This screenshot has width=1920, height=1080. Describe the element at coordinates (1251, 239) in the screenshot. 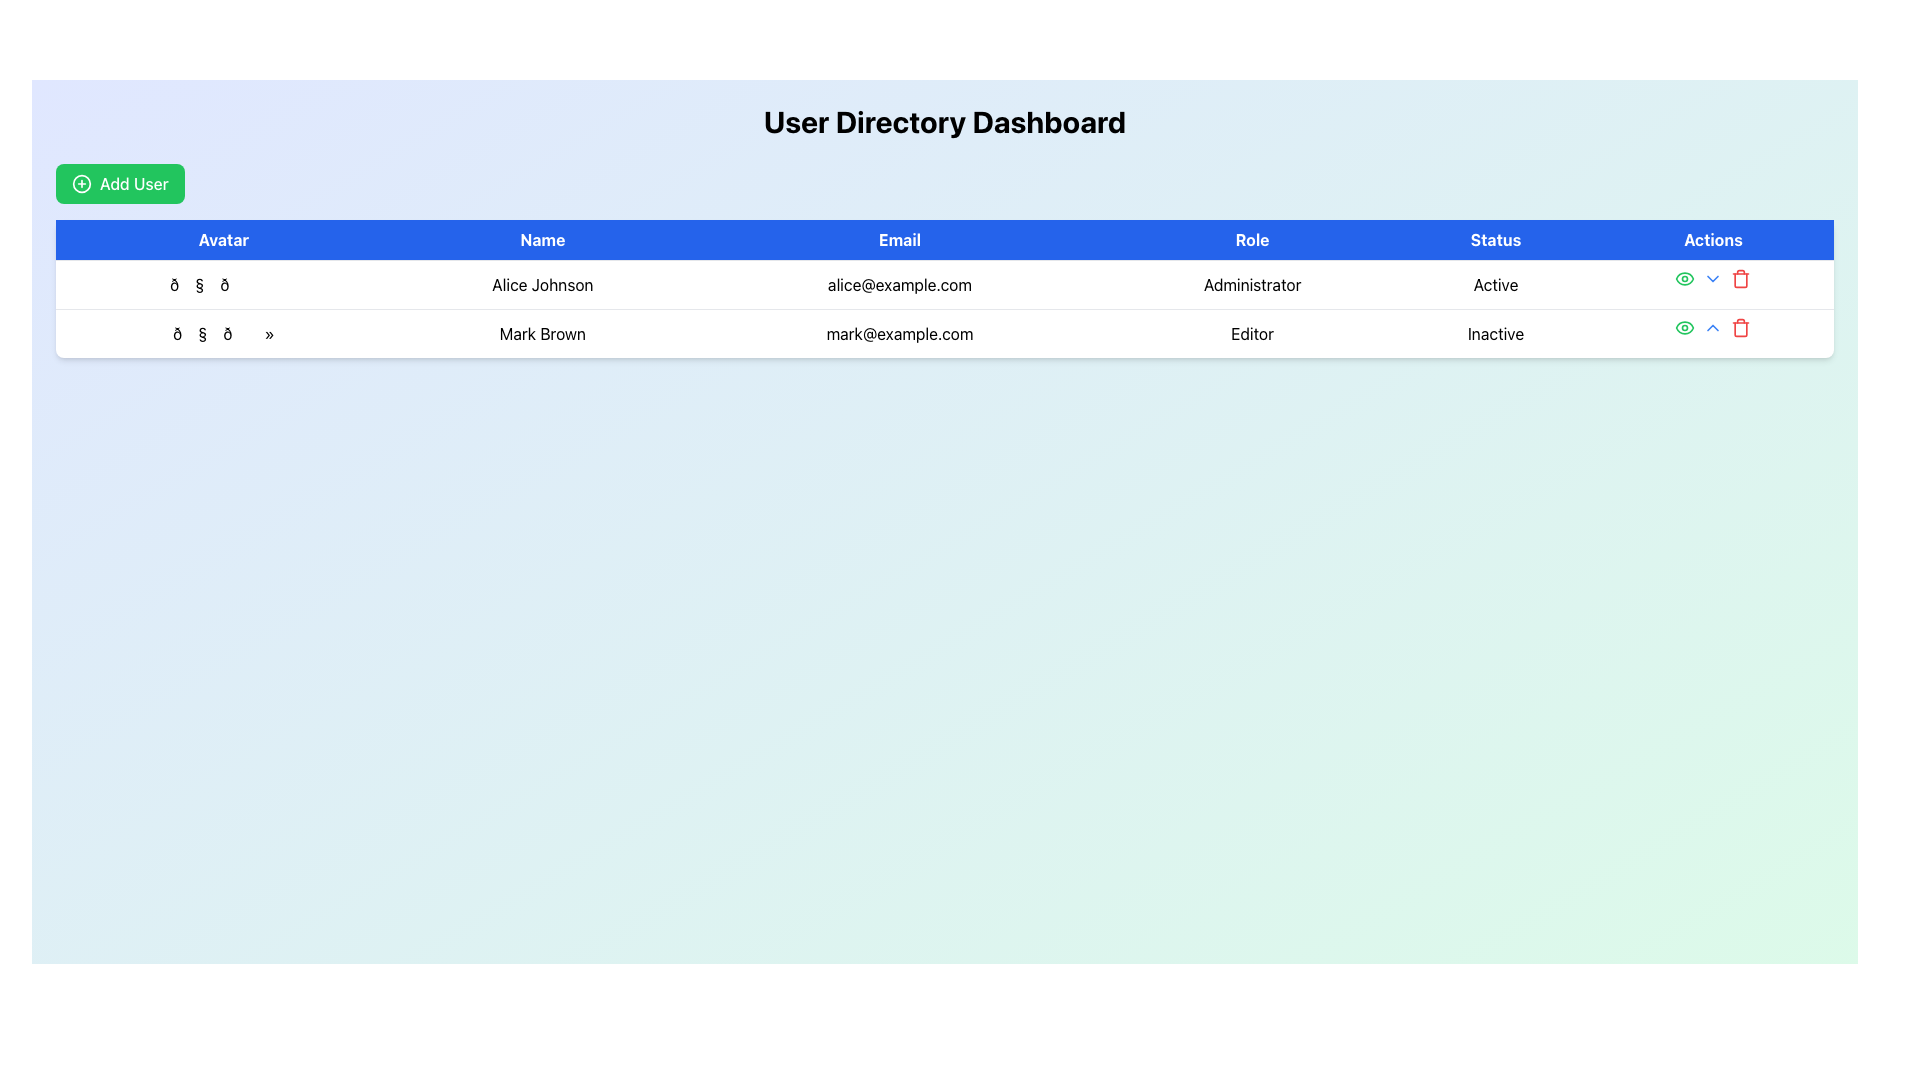

I see `the 'Role' header label in the table, which is displayed with white font on a blue background and is the fourth header among 'Avatar', 'Name', 'Email', 'Role', 'Status', and 'Actions'` at that location.